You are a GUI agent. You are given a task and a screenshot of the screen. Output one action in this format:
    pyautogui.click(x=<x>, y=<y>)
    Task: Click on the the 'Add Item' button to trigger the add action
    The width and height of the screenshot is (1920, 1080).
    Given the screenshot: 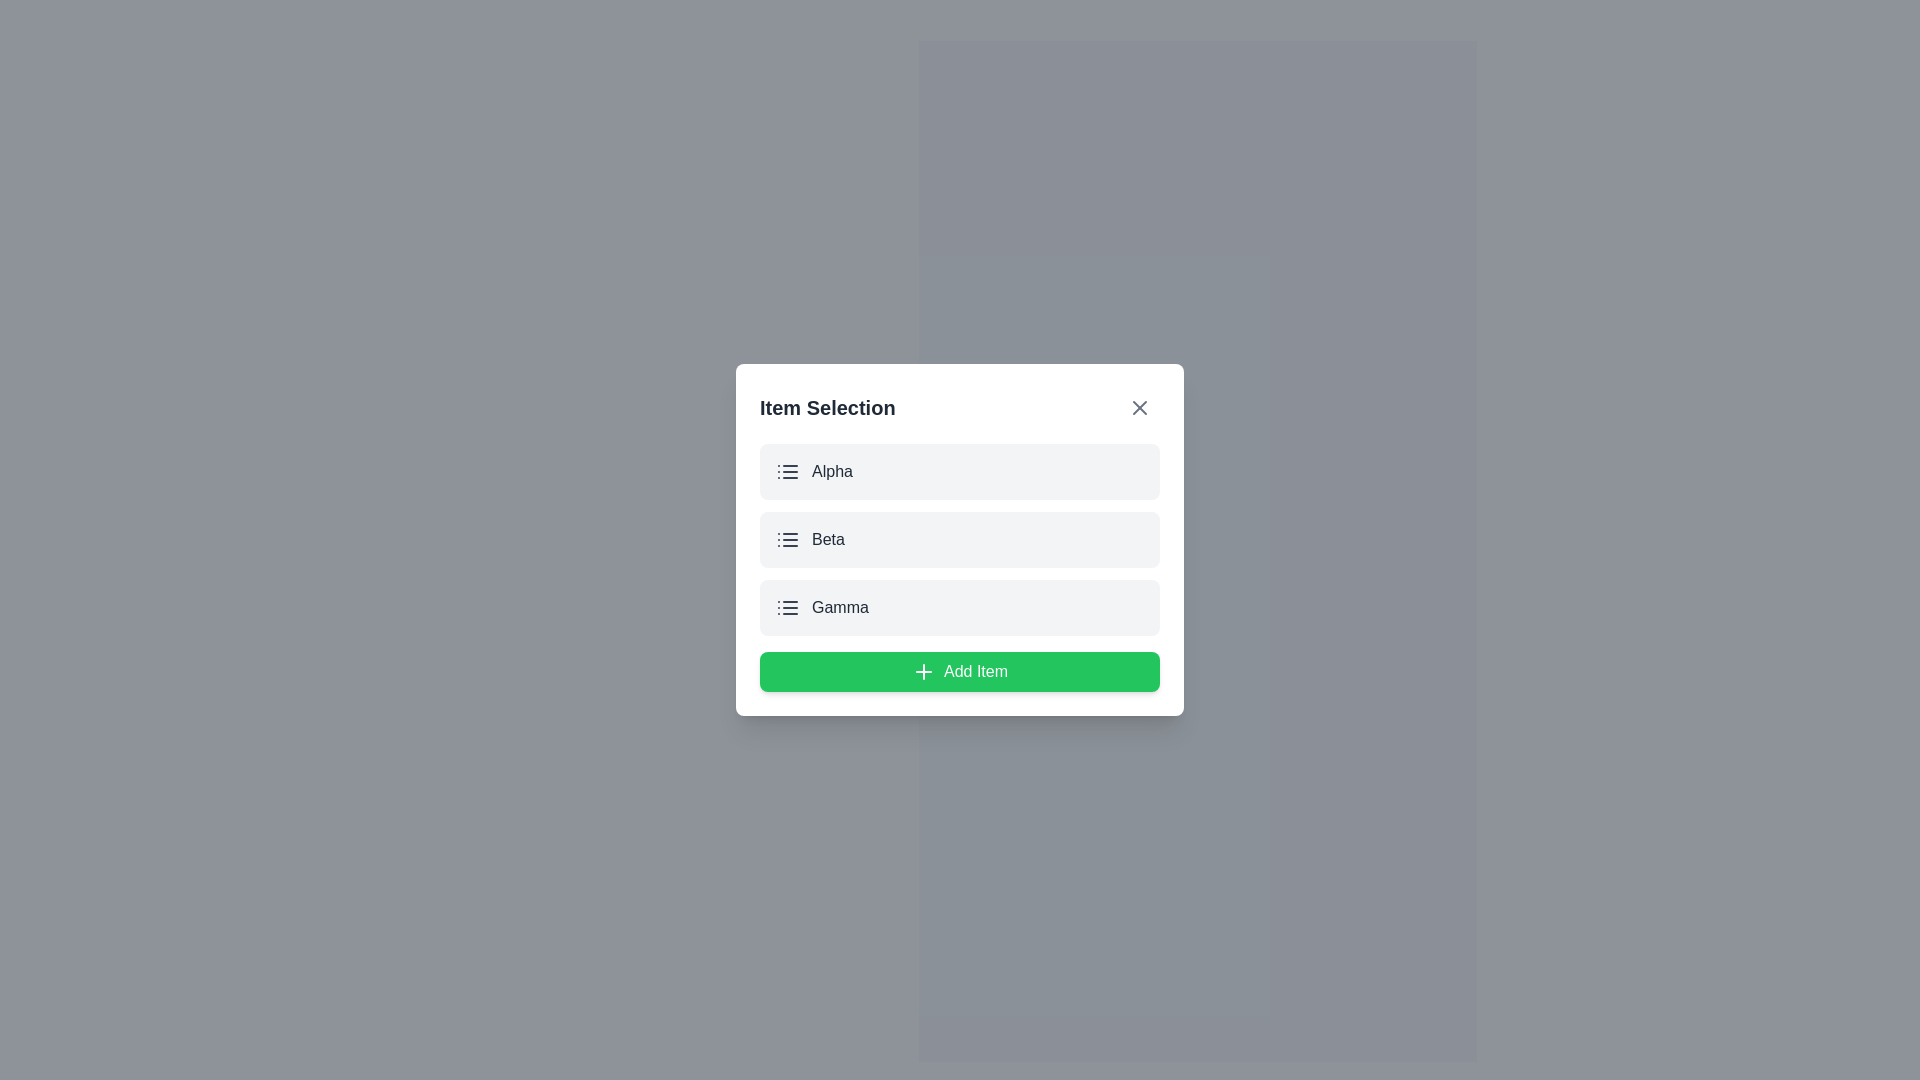 What is the action you would take?
    pyautogui.click(x=960, y=671)
    